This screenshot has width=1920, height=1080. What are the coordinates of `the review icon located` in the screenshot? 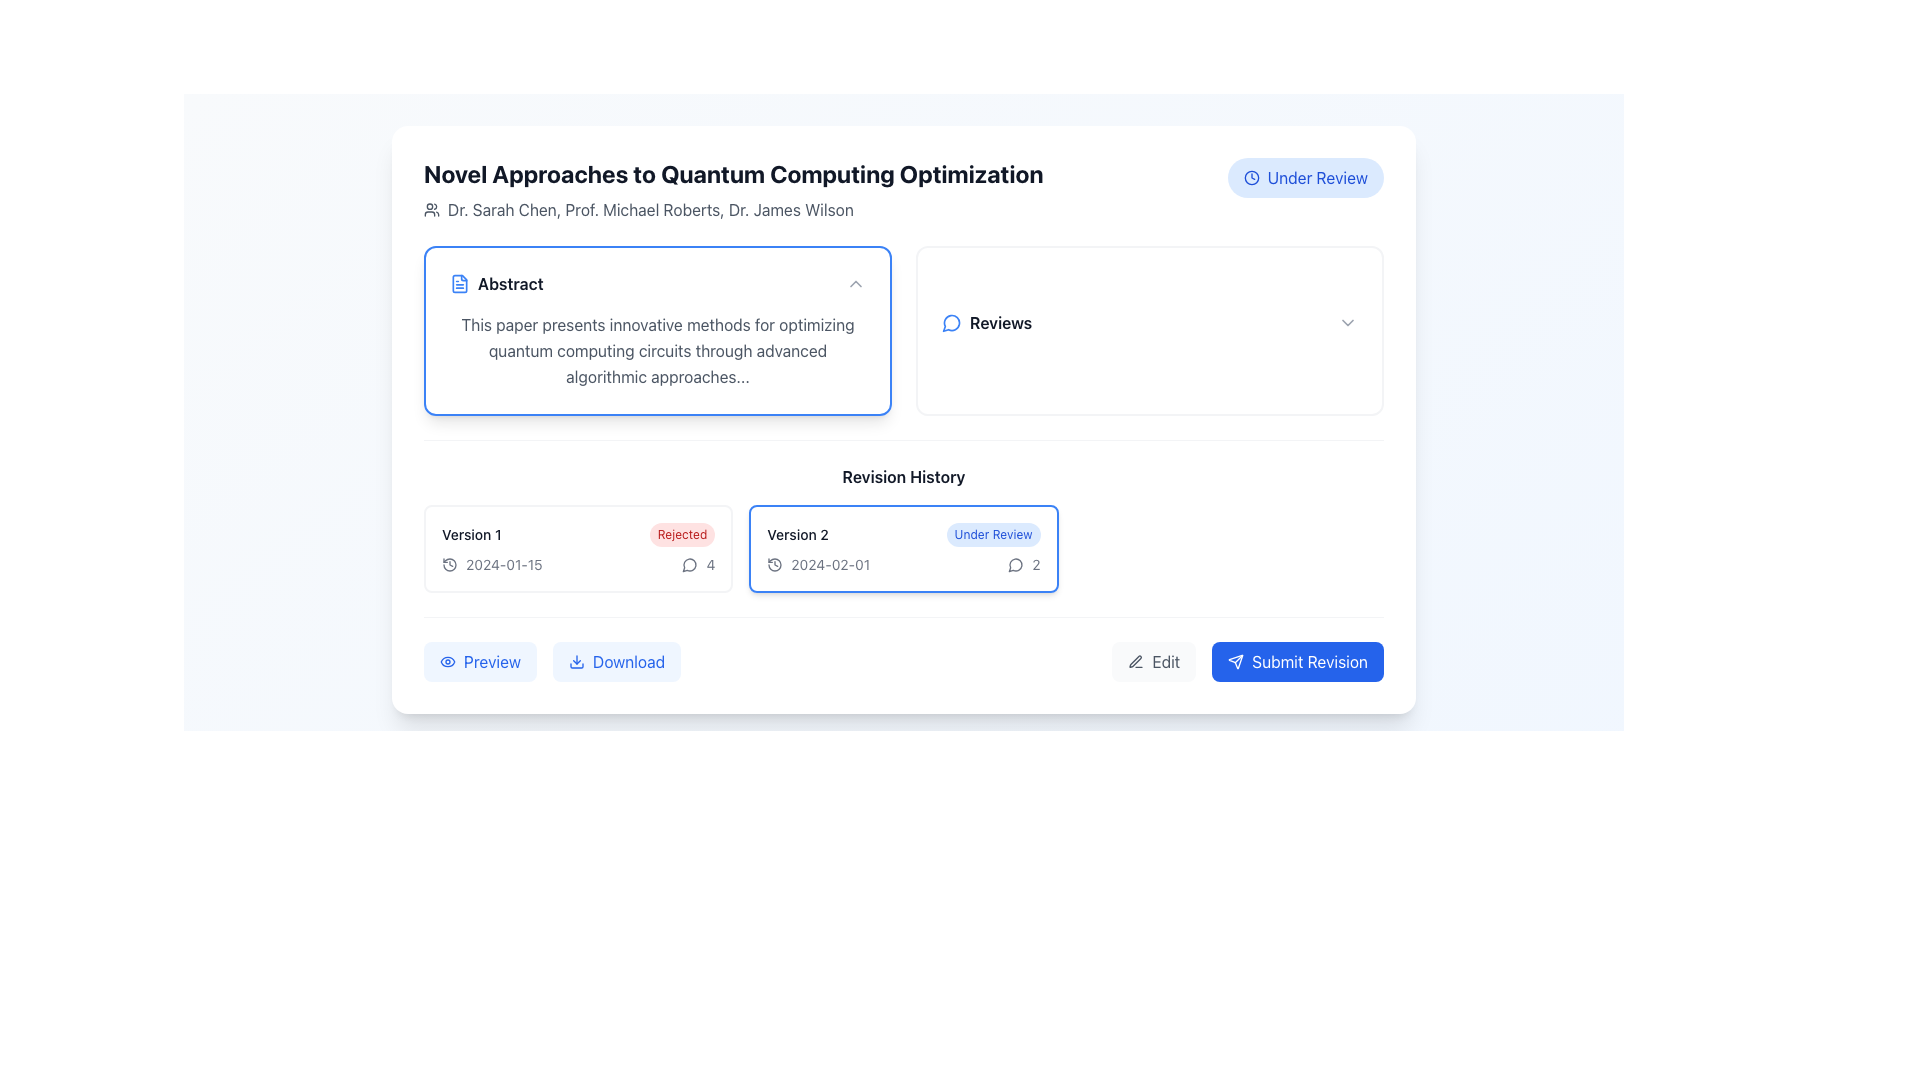 It's located at (690, 564).